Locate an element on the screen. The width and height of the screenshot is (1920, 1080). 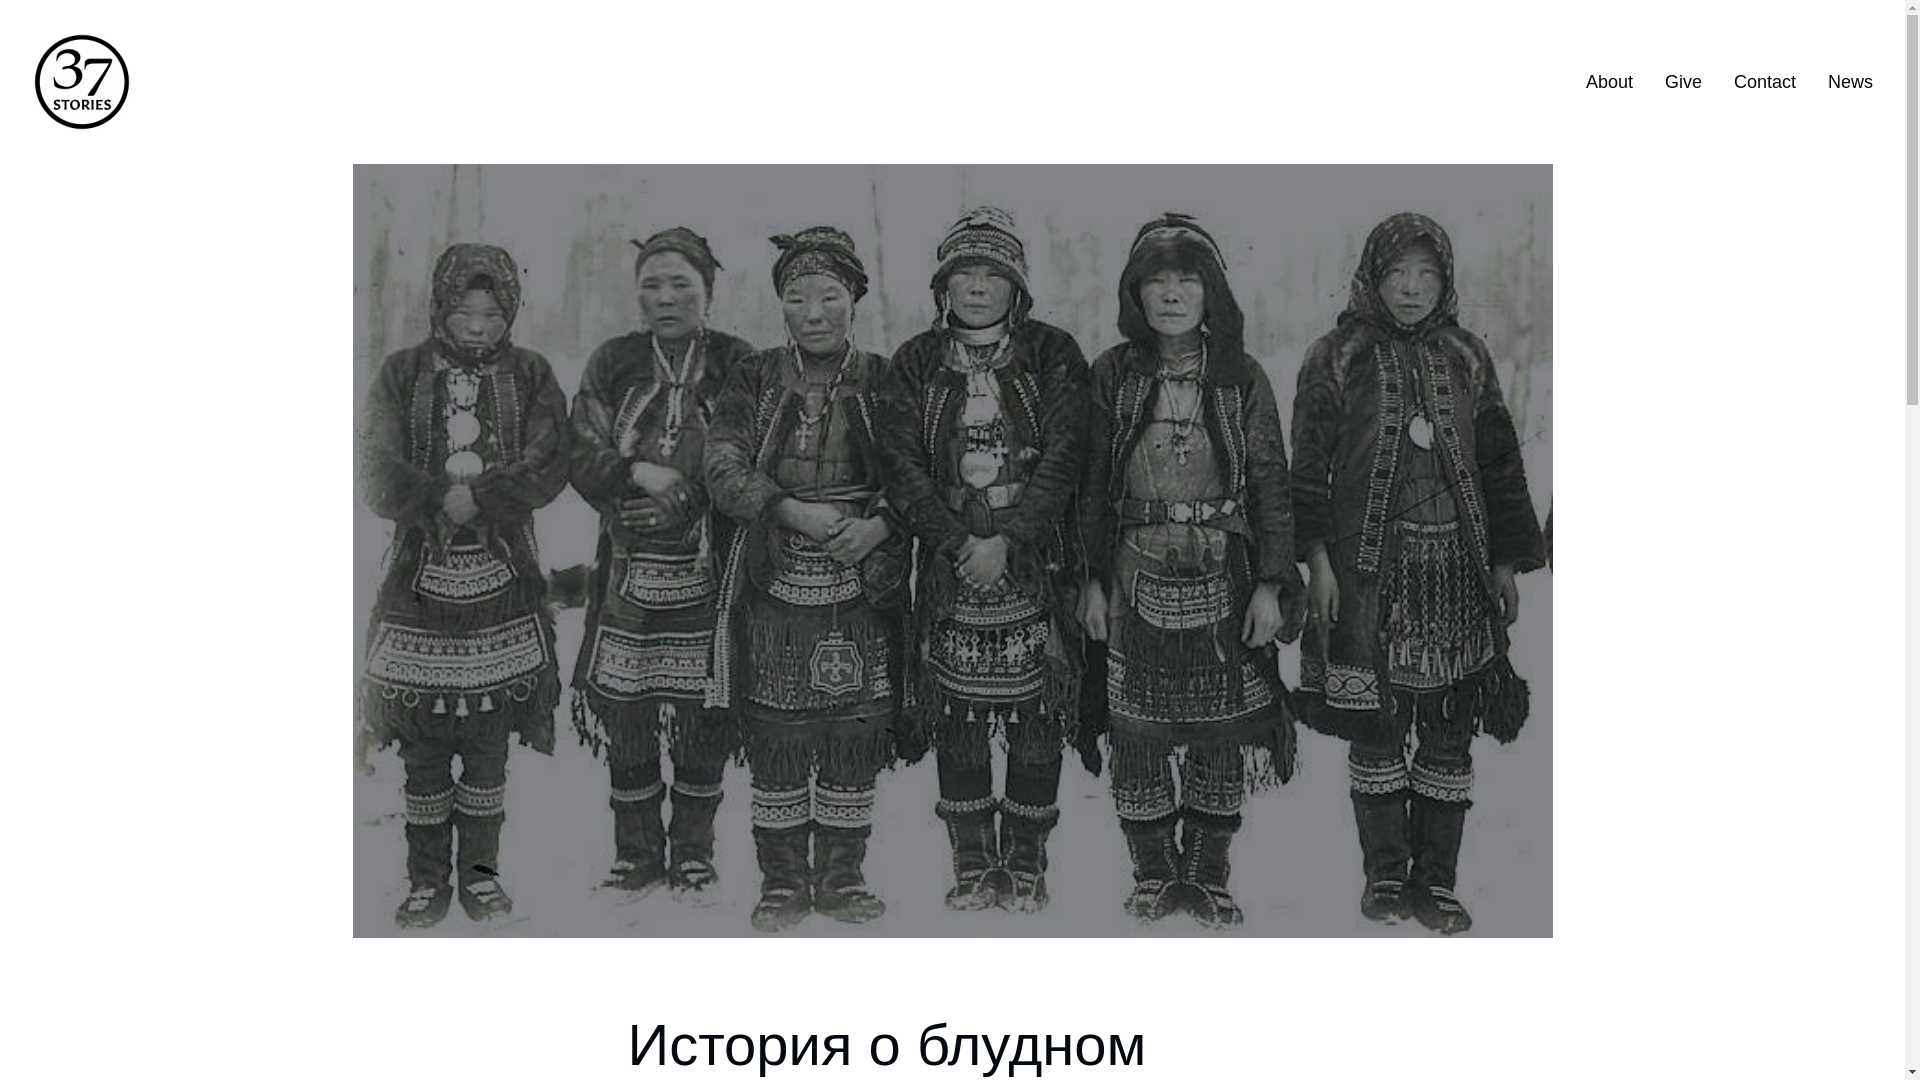
'Give' is located at coordinates (1682, 81).